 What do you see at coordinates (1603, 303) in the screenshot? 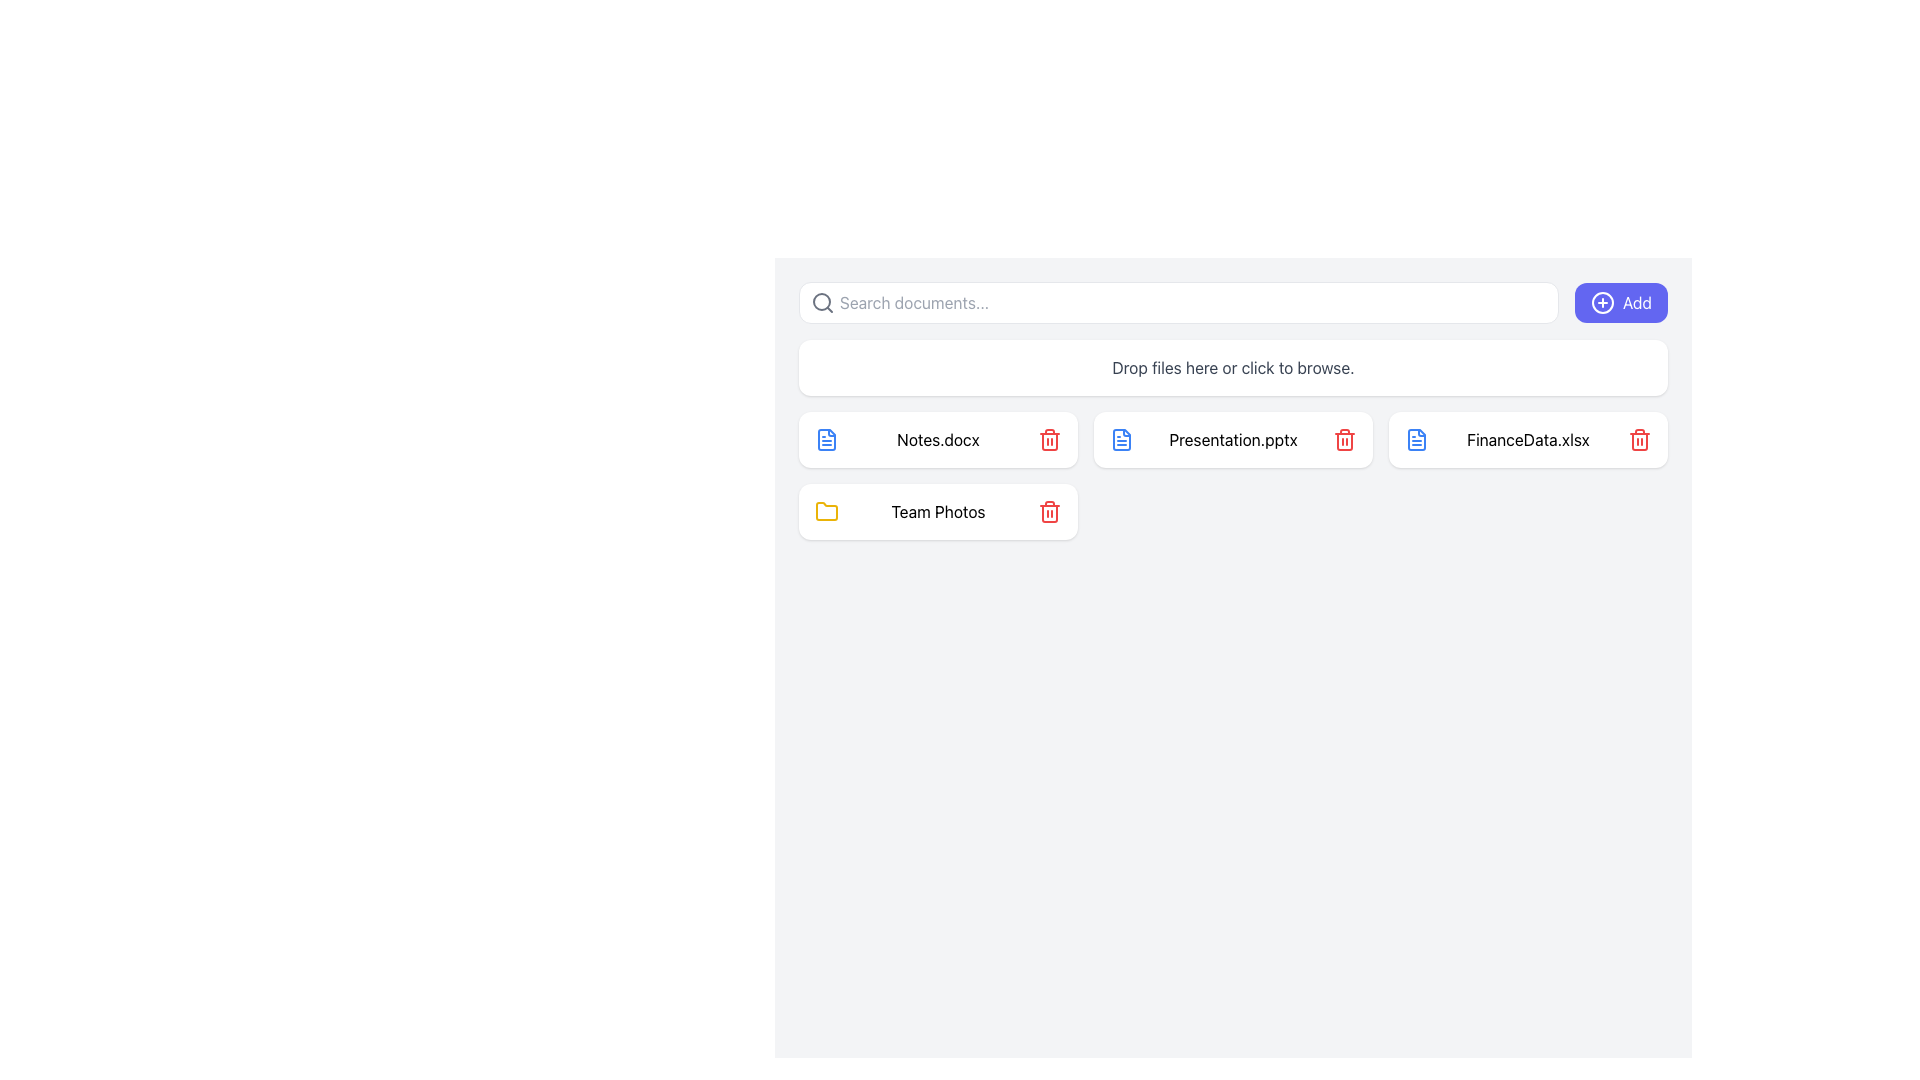
I see `the icon representing the action` at bounding box center [1603, 303].